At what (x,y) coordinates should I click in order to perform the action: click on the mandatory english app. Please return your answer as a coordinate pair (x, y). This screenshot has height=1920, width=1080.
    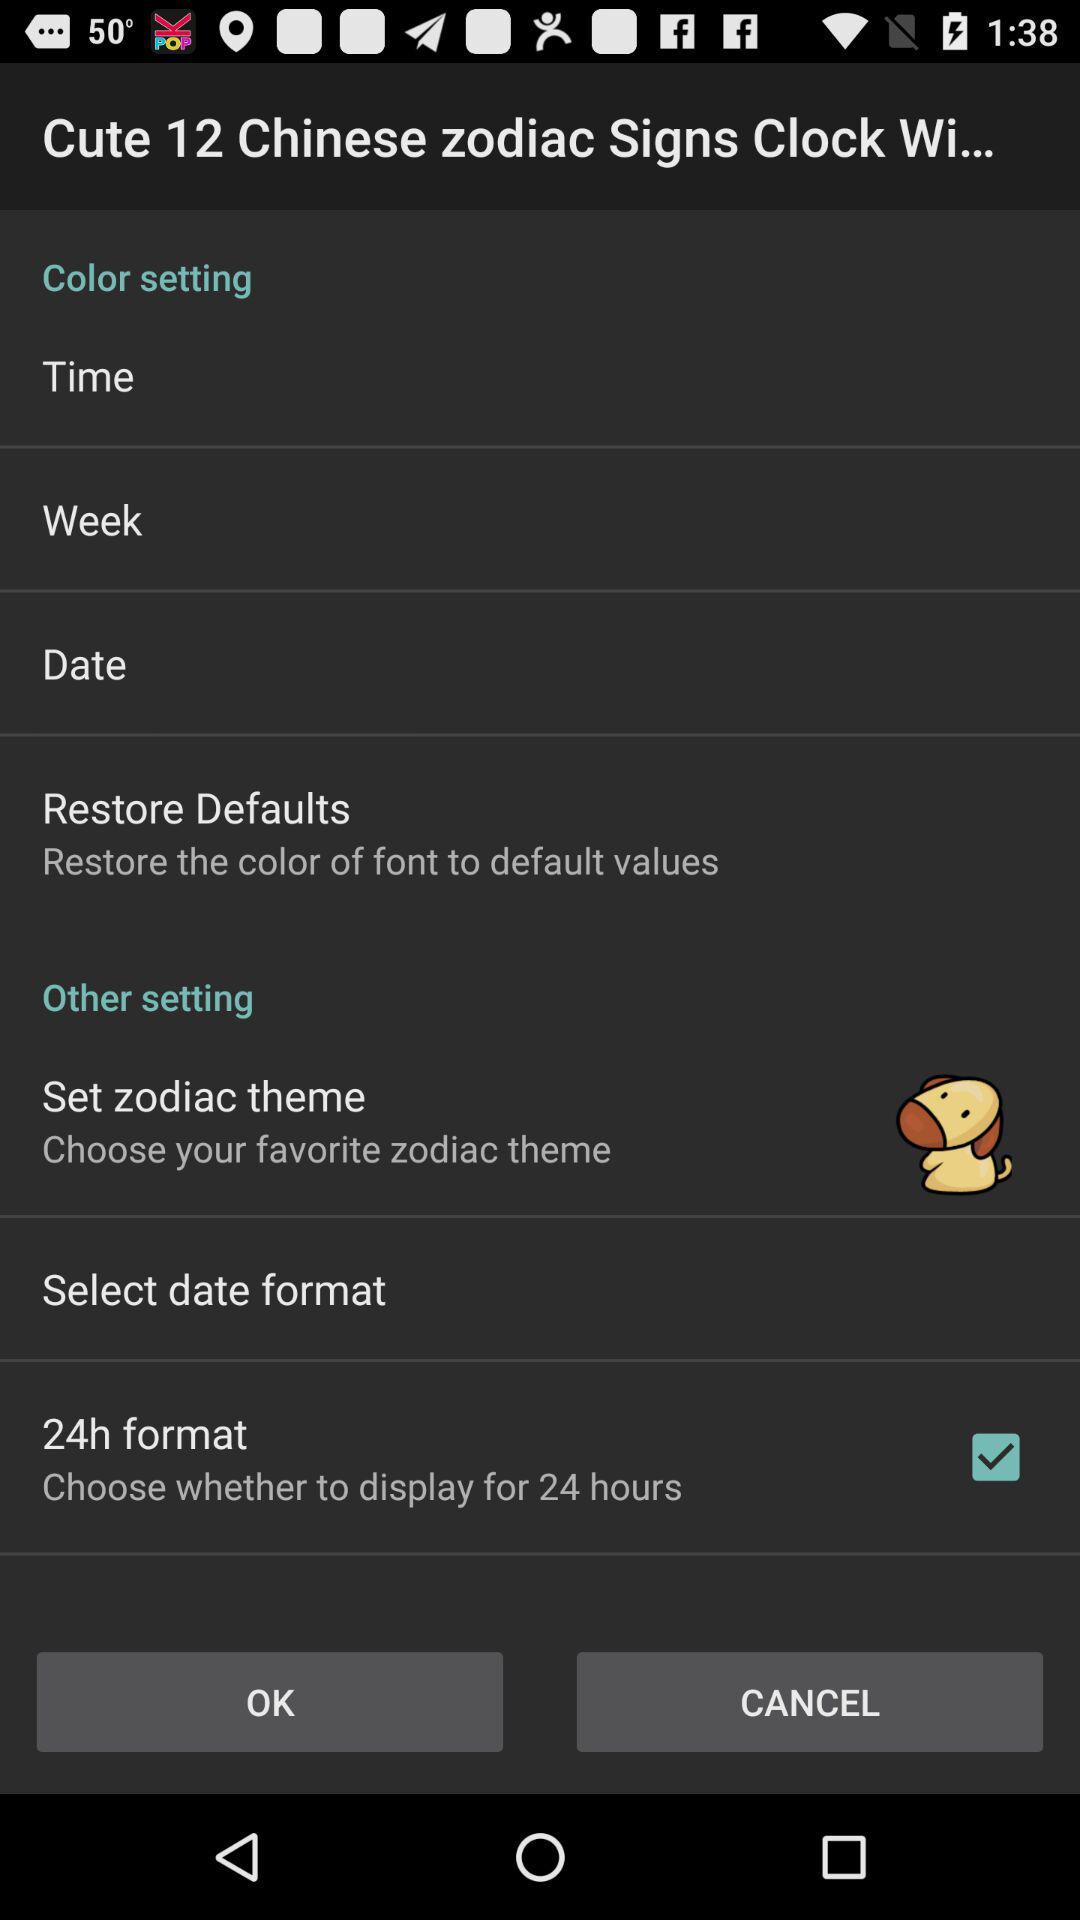
    Looking at the image, I should click on (215, 1603).